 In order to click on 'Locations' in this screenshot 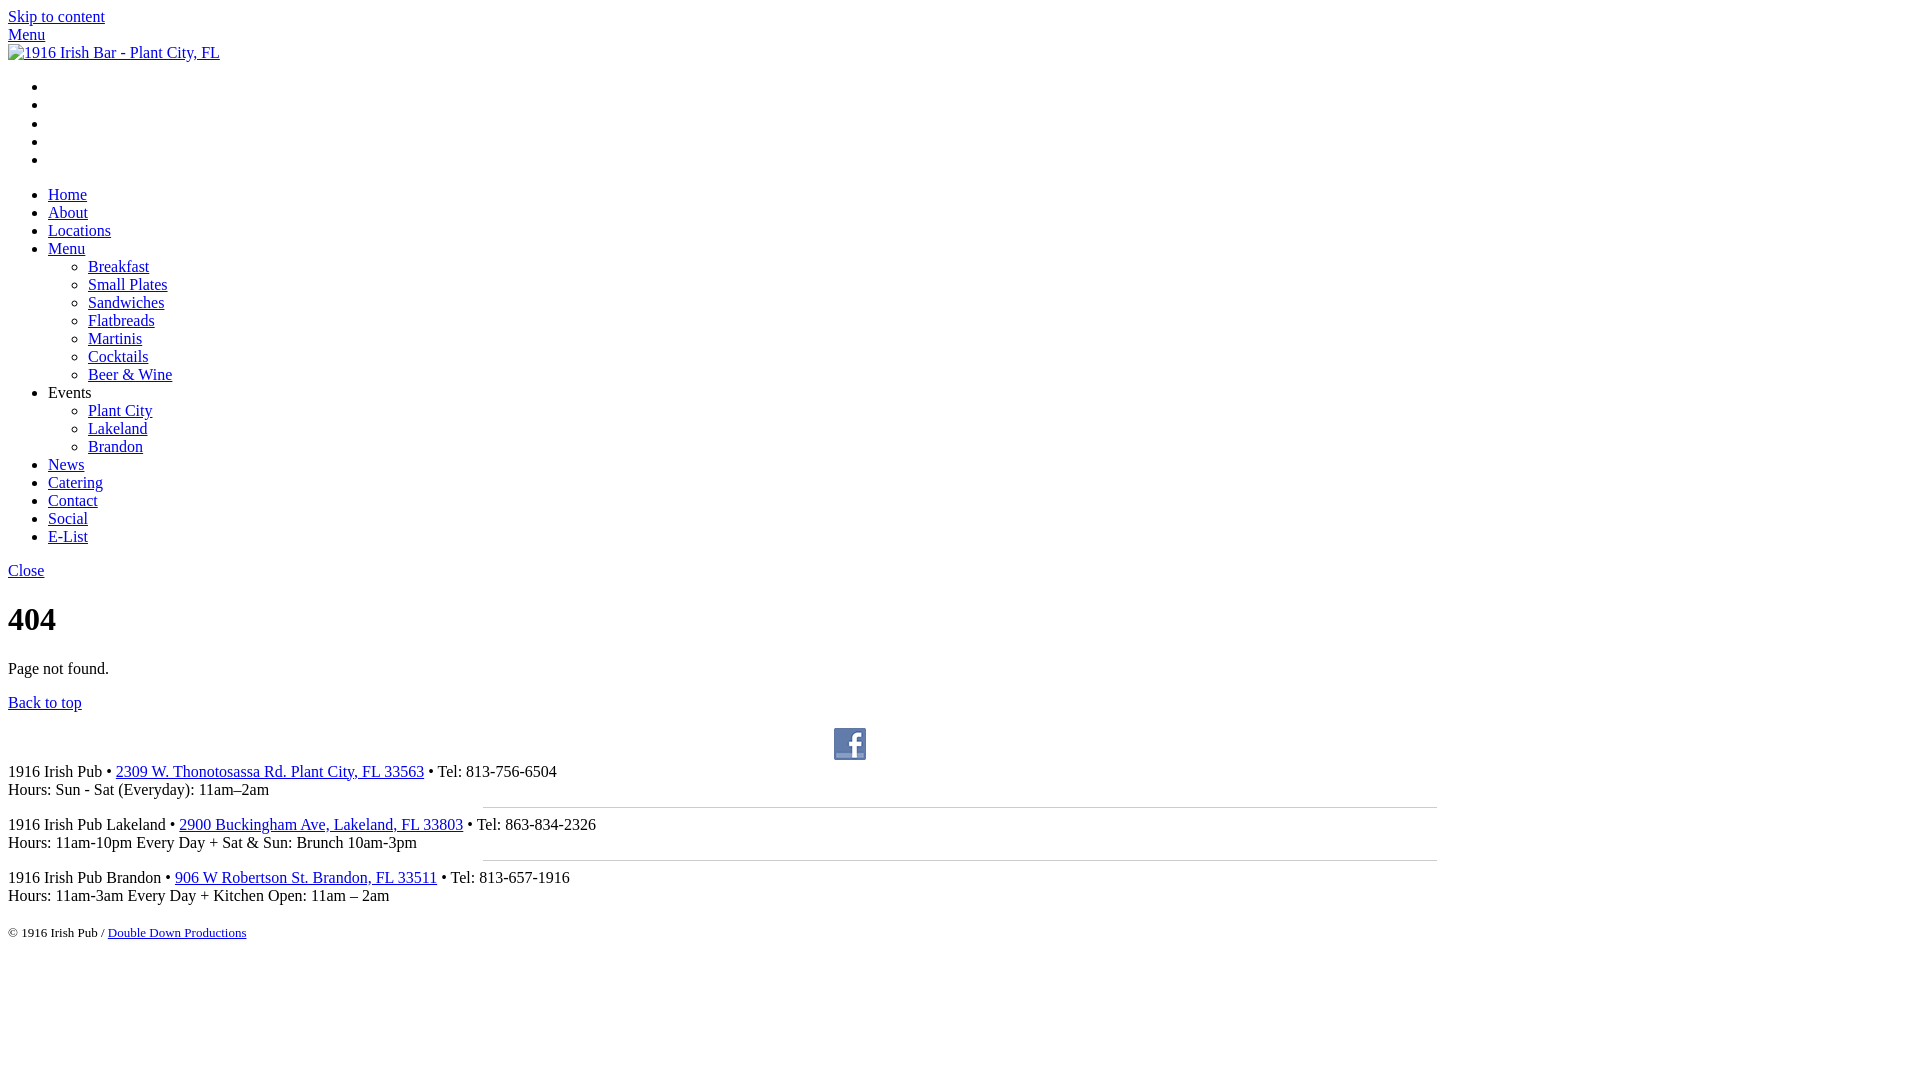, I will do `click(48, 229)`.